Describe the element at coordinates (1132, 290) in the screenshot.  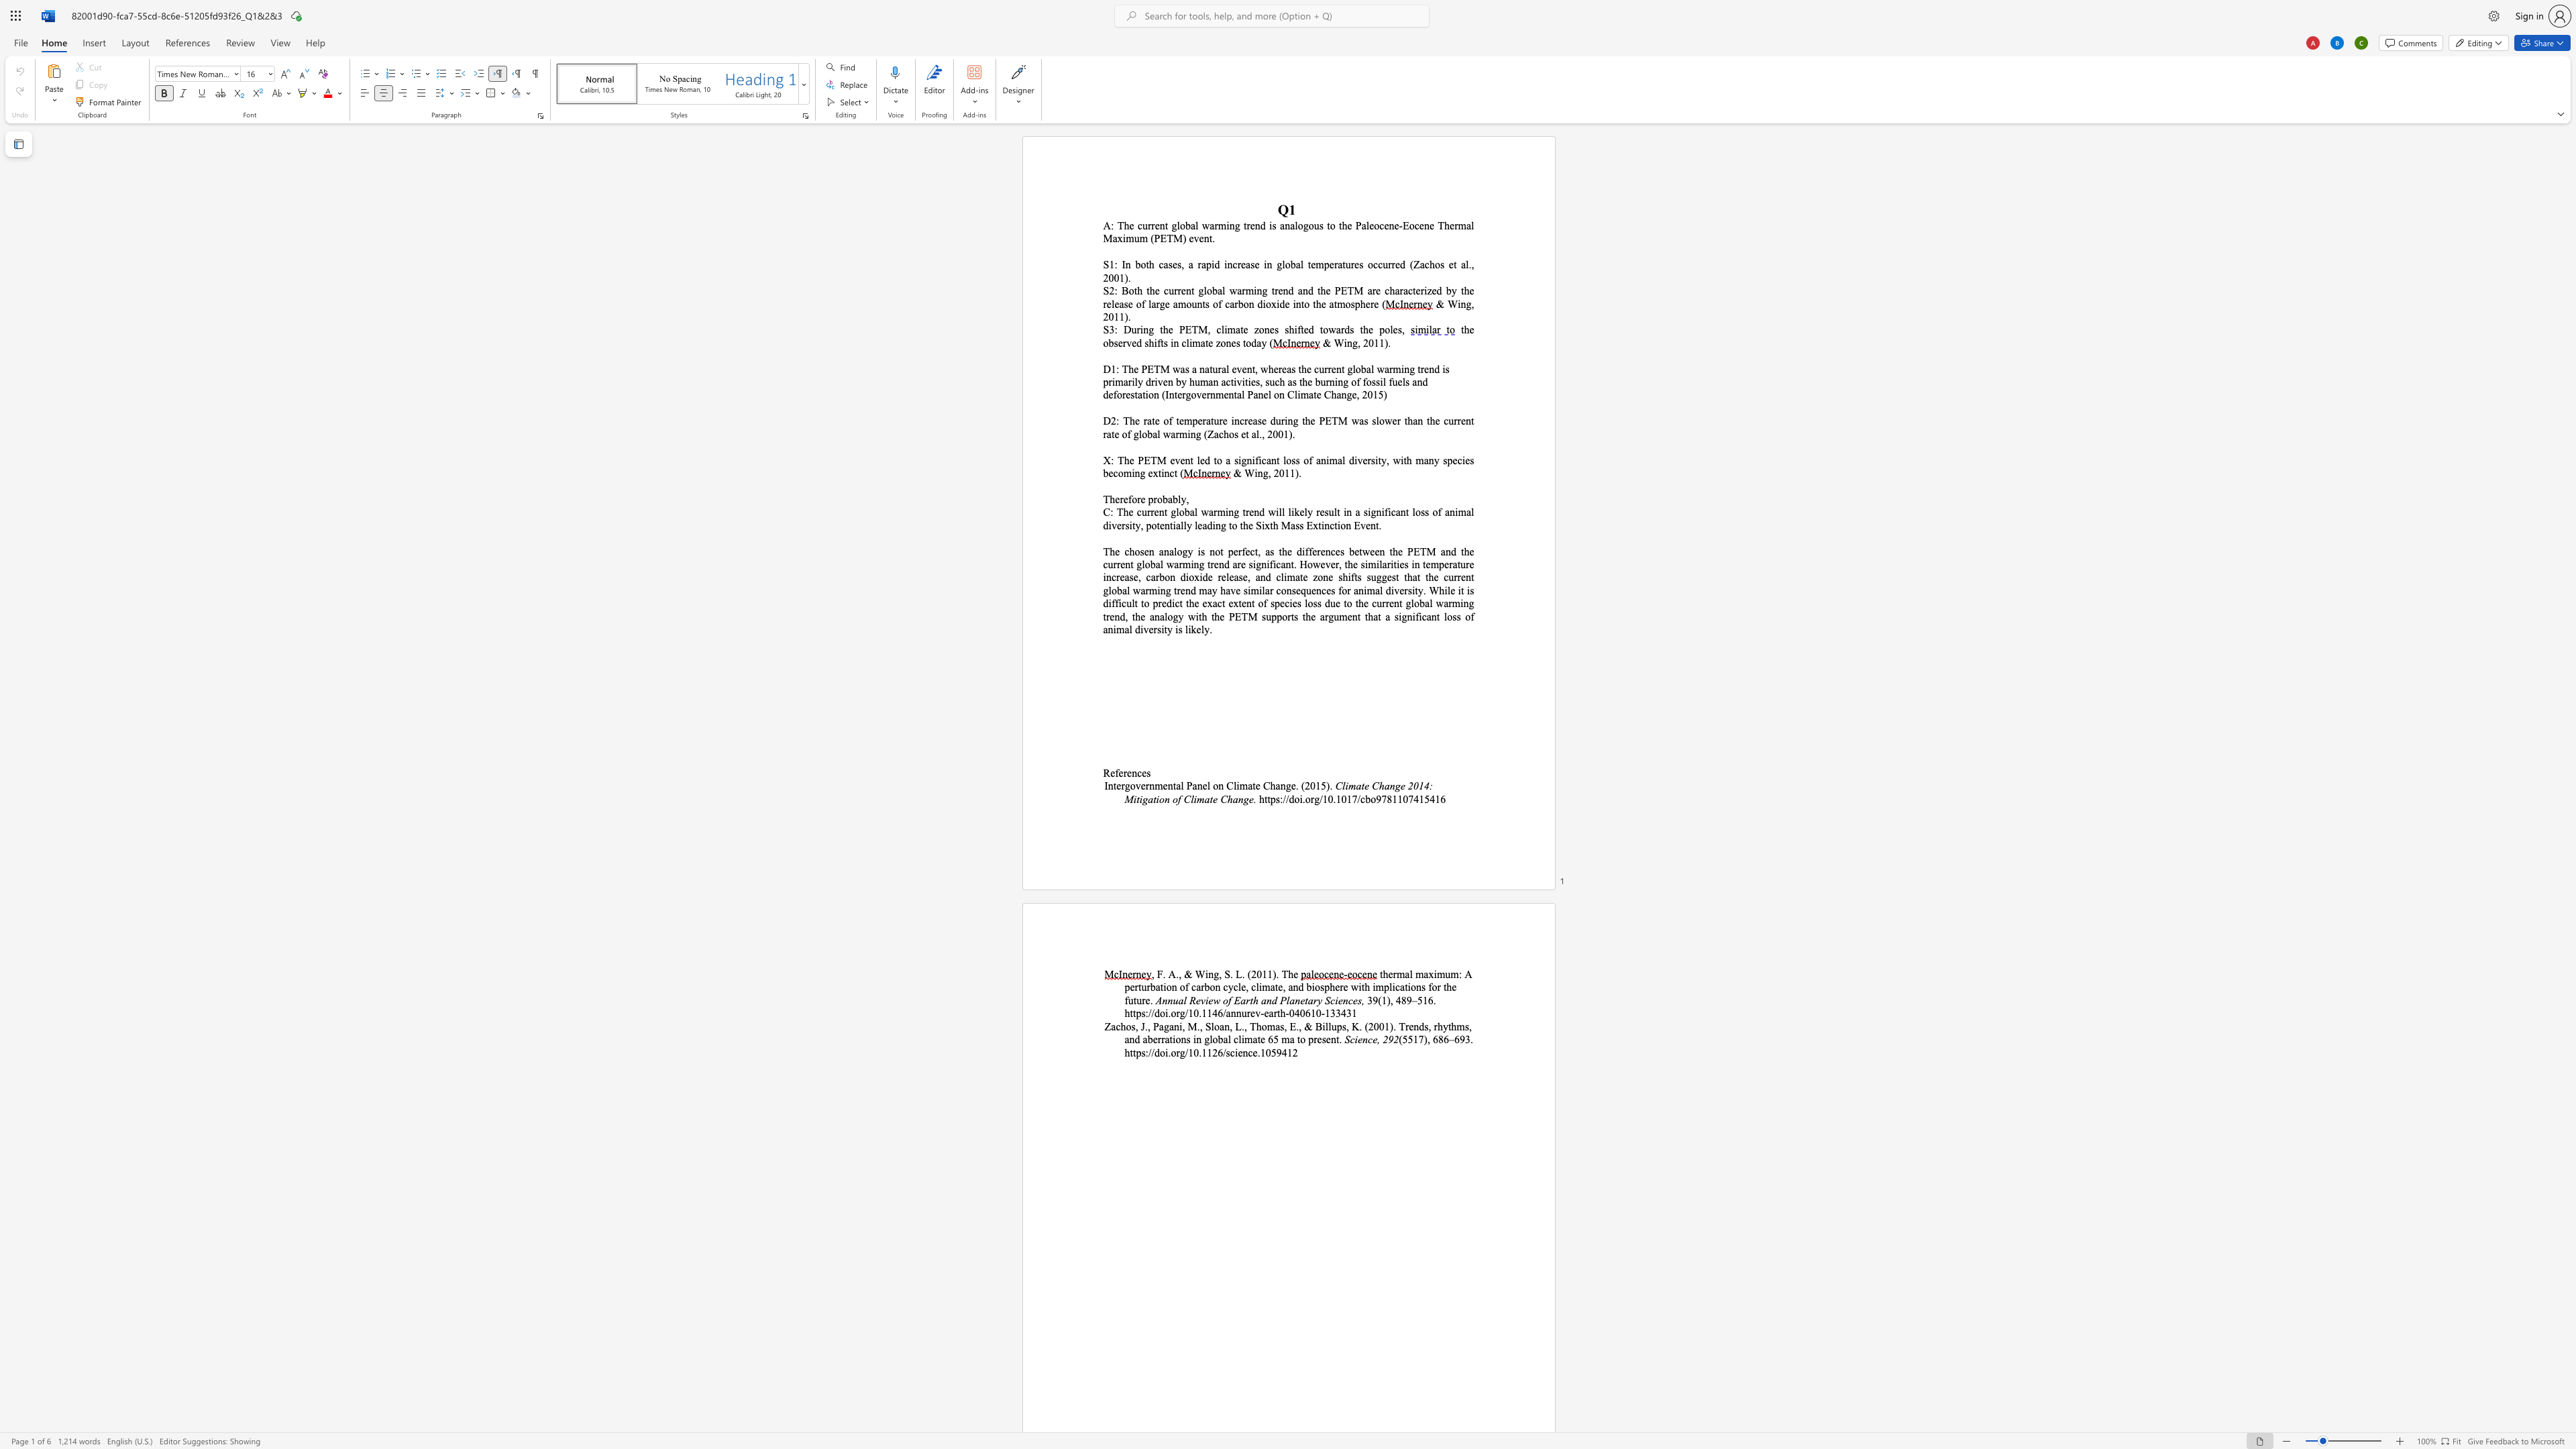
I see `the space between the continuous character "o" and "t" in the text` at that location.